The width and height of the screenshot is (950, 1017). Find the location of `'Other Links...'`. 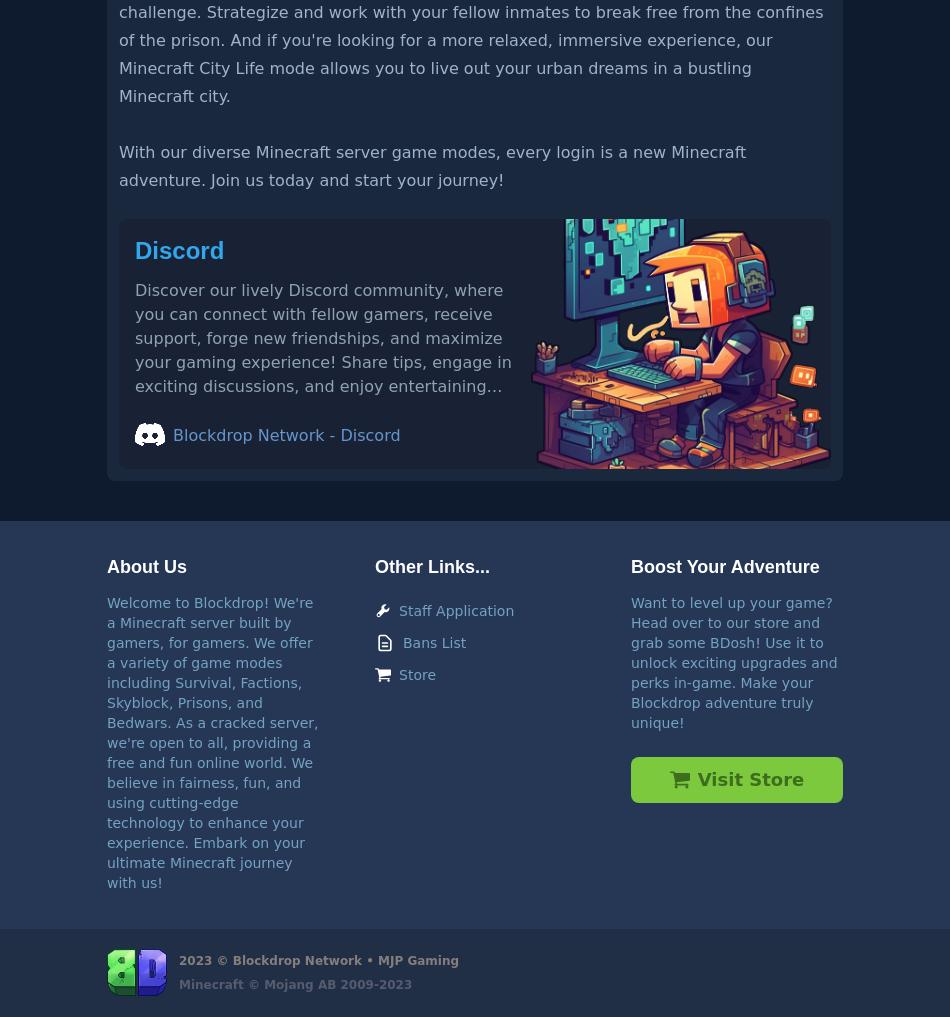

'Other Links...' is located at coordinates (431, 565).